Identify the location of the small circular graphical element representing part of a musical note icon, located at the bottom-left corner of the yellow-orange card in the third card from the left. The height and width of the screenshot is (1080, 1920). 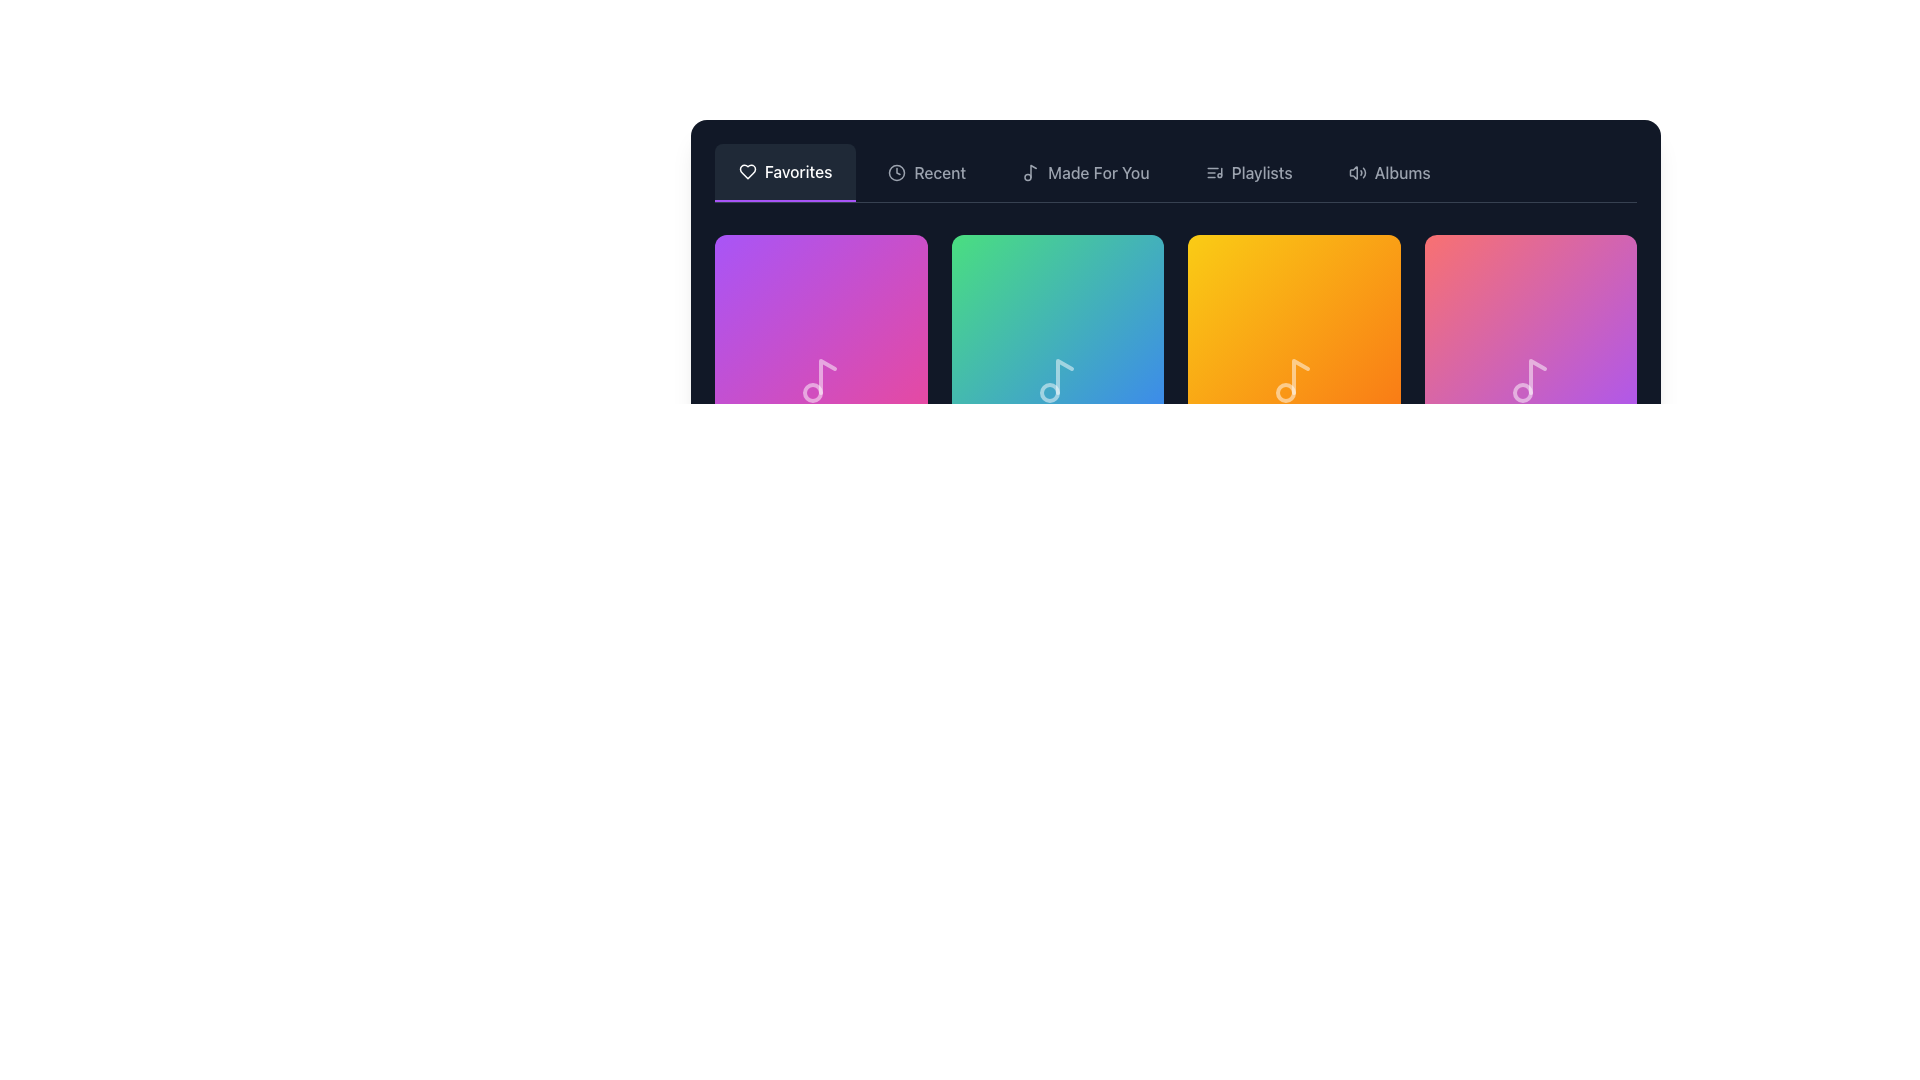
(1286, 393).